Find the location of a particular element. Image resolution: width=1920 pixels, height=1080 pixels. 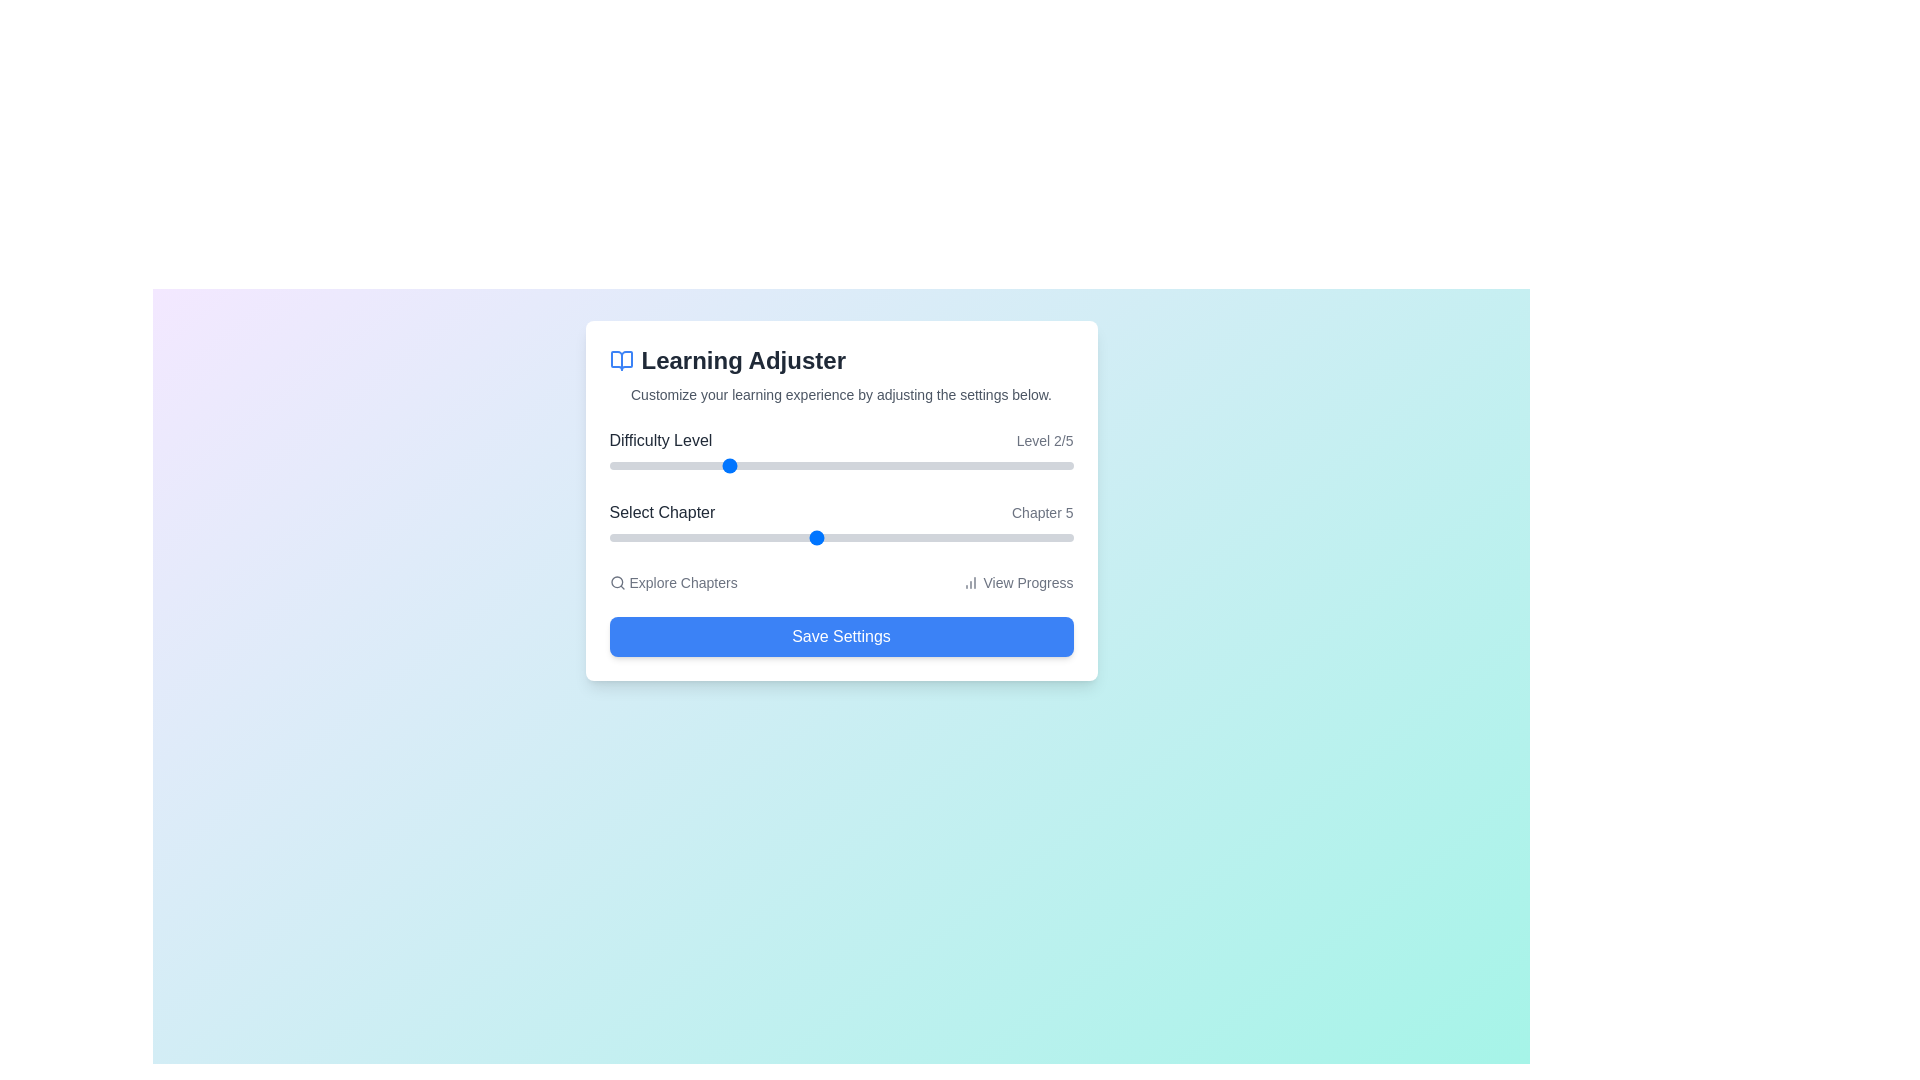

the chapter is located at coordinates (815, 536).